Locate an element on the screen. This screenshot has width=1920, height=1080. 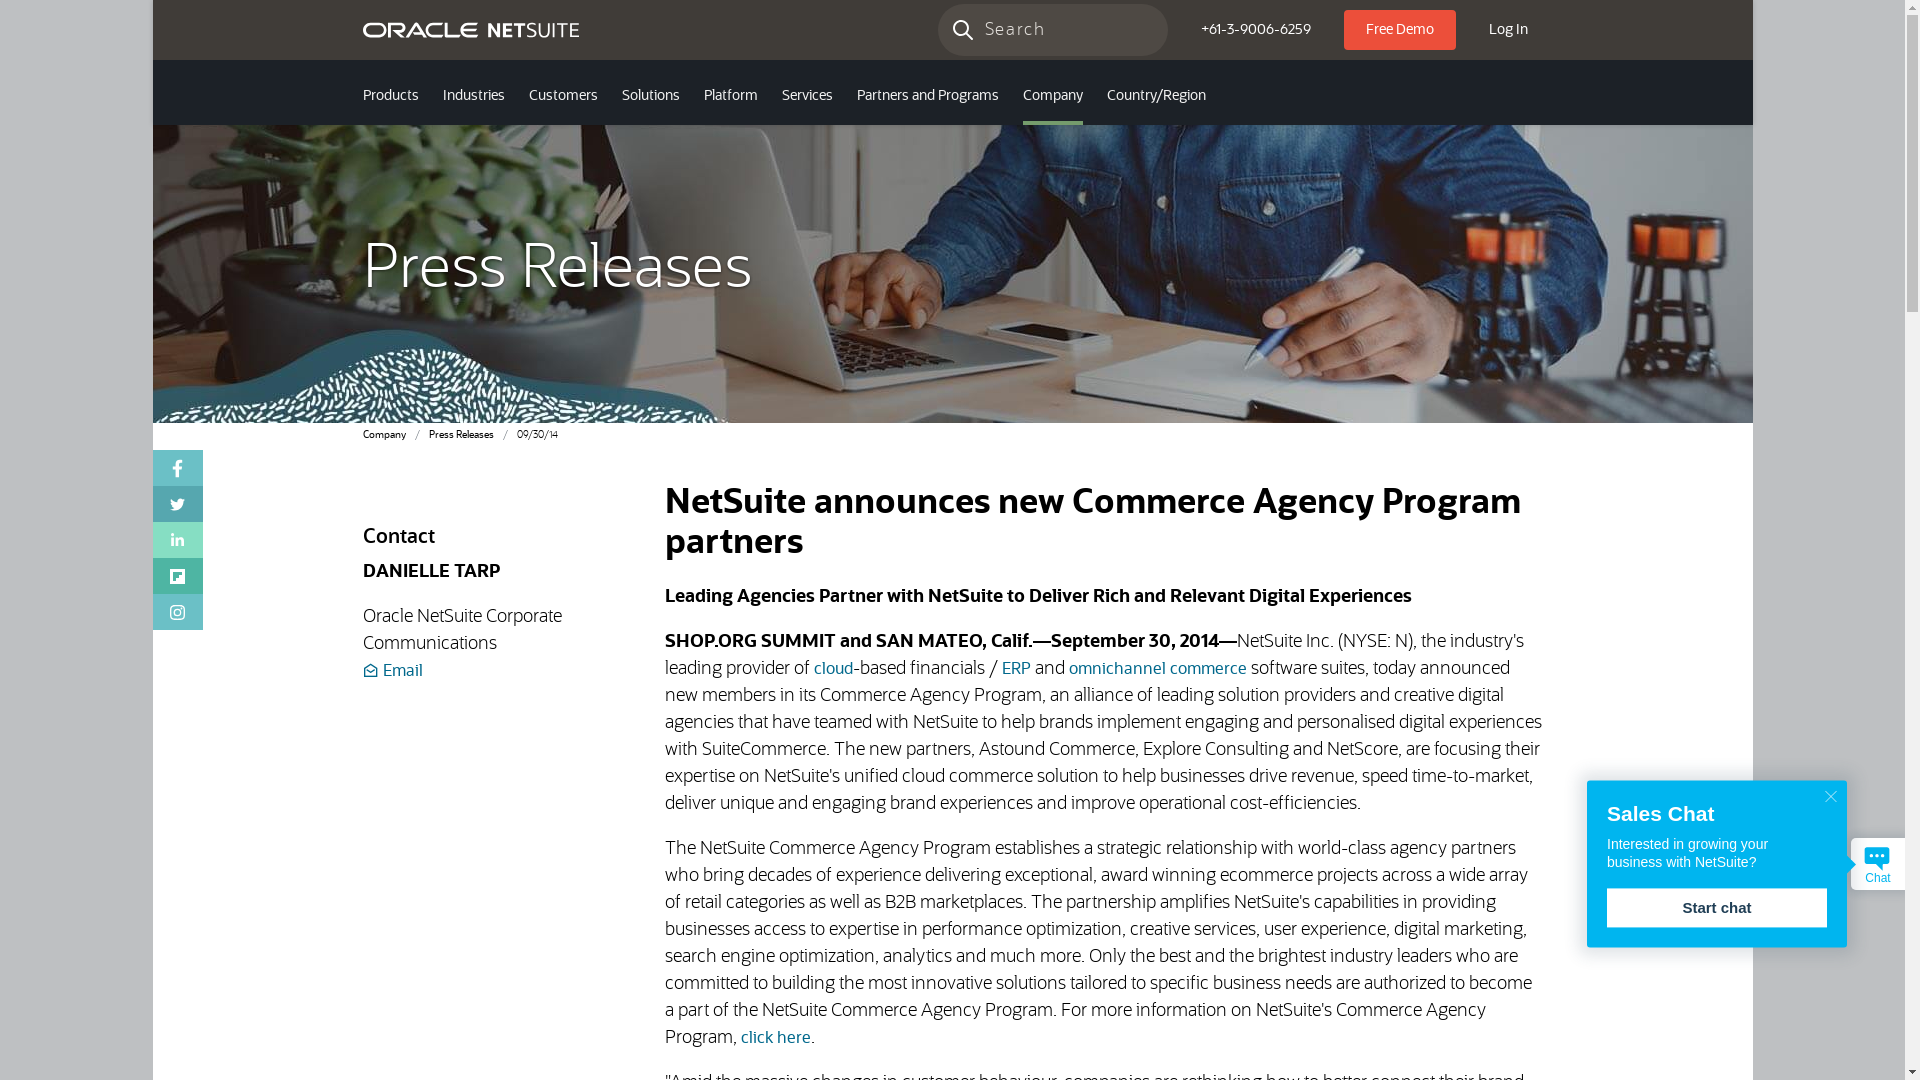
'omnichannel commerce' is located at coordinates (1157, 668).